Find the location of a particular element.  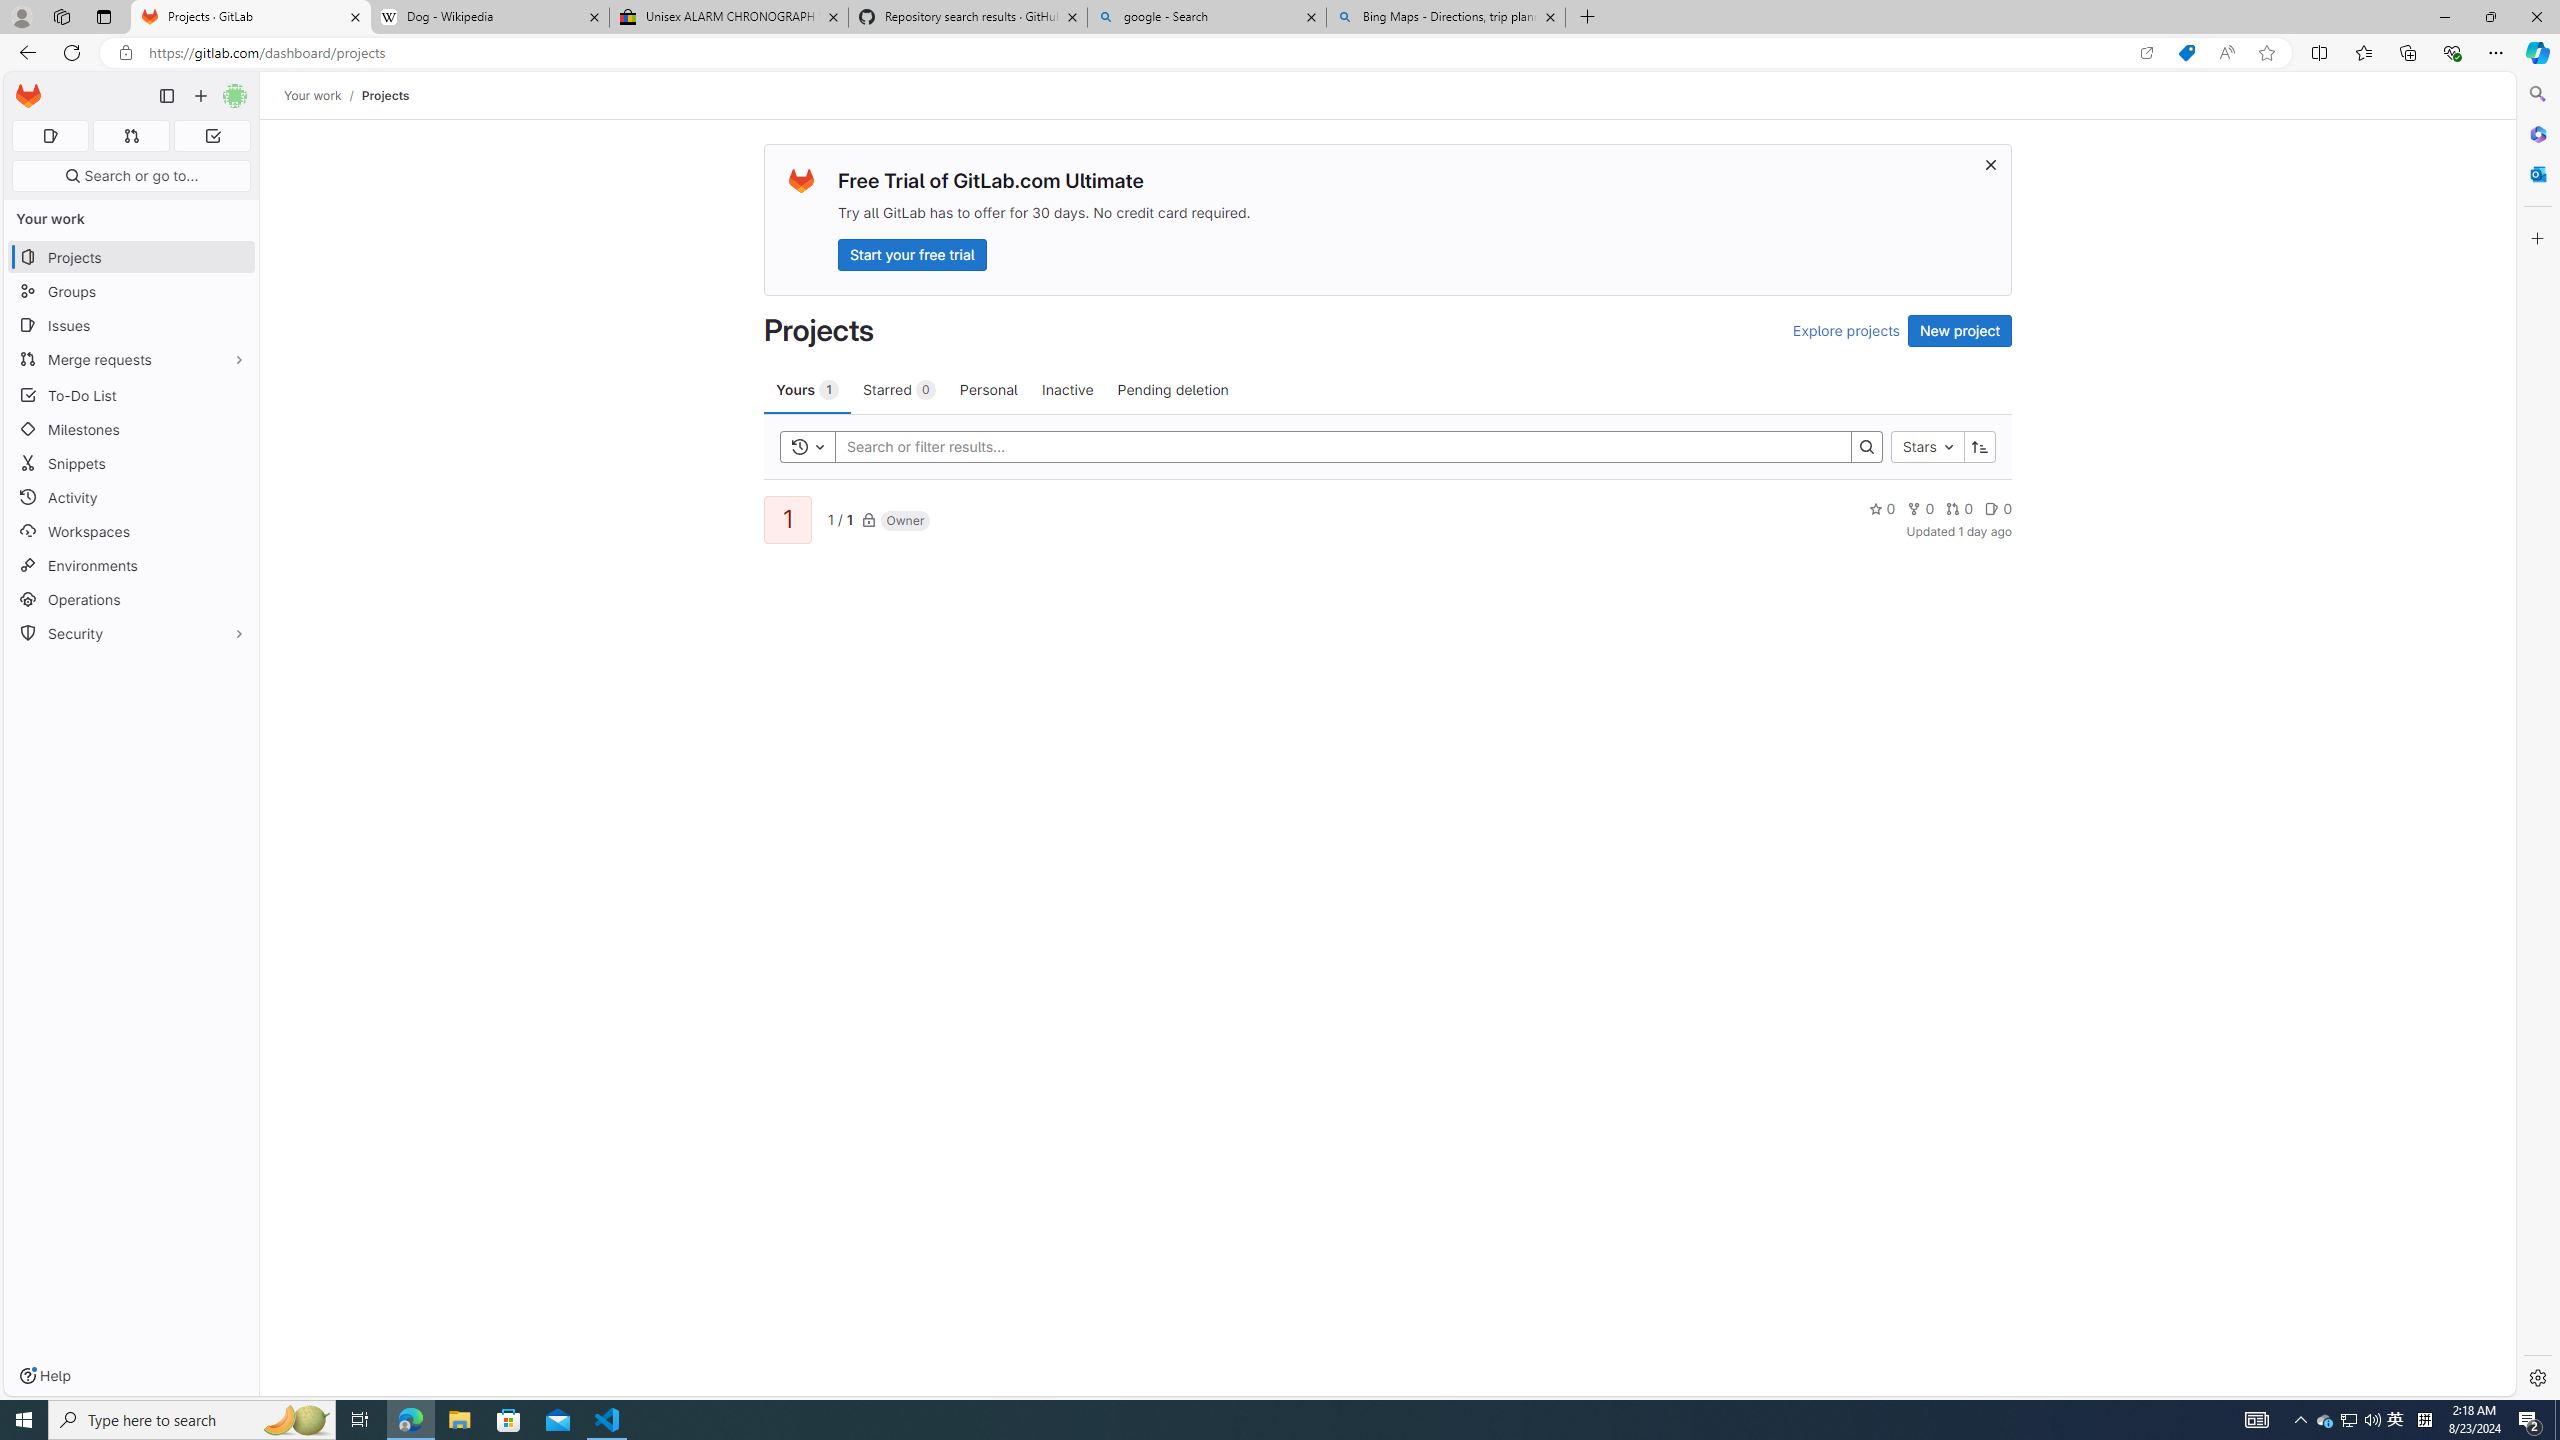

'0' is located at coordinates (1997, 508).